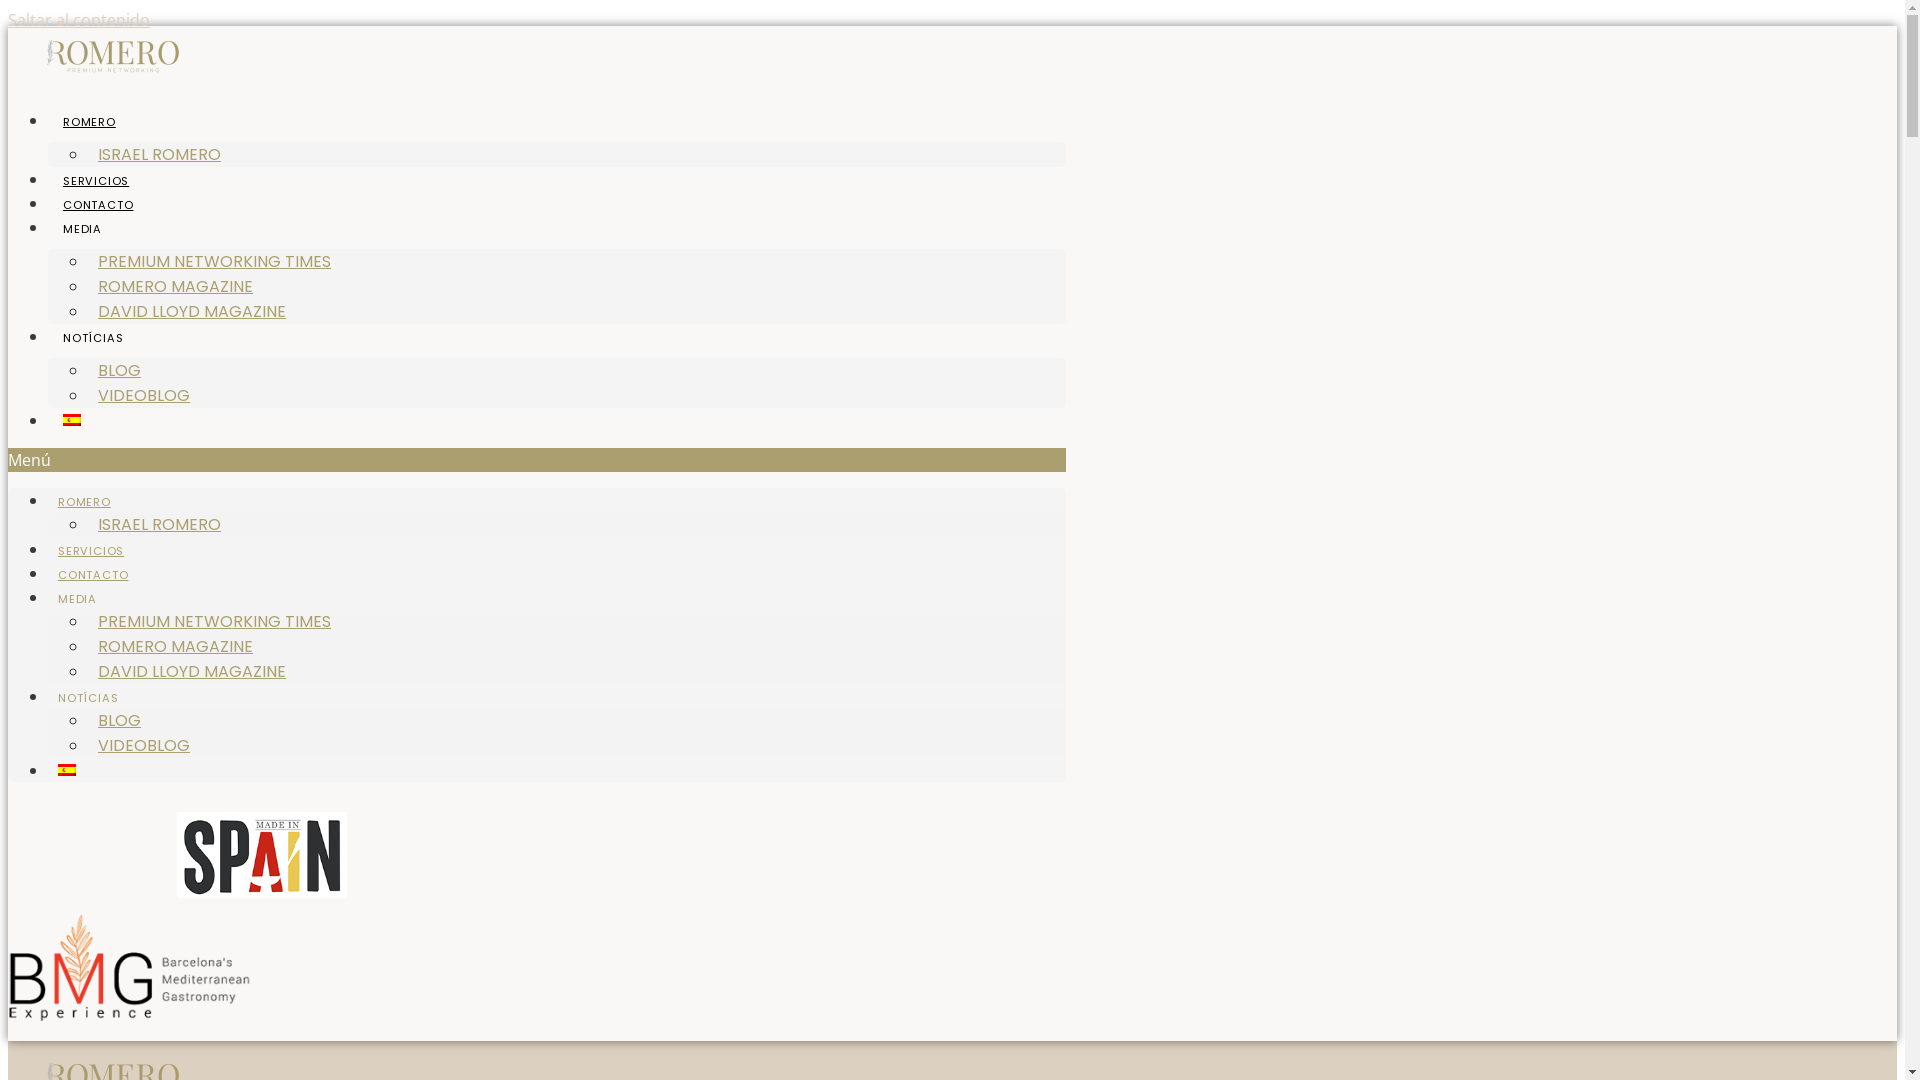 Image resolution: width=1920 pixels, height=1080 pixels. I want to click on 'Logo_Romero_Premium_Networking', so click(112, 55).